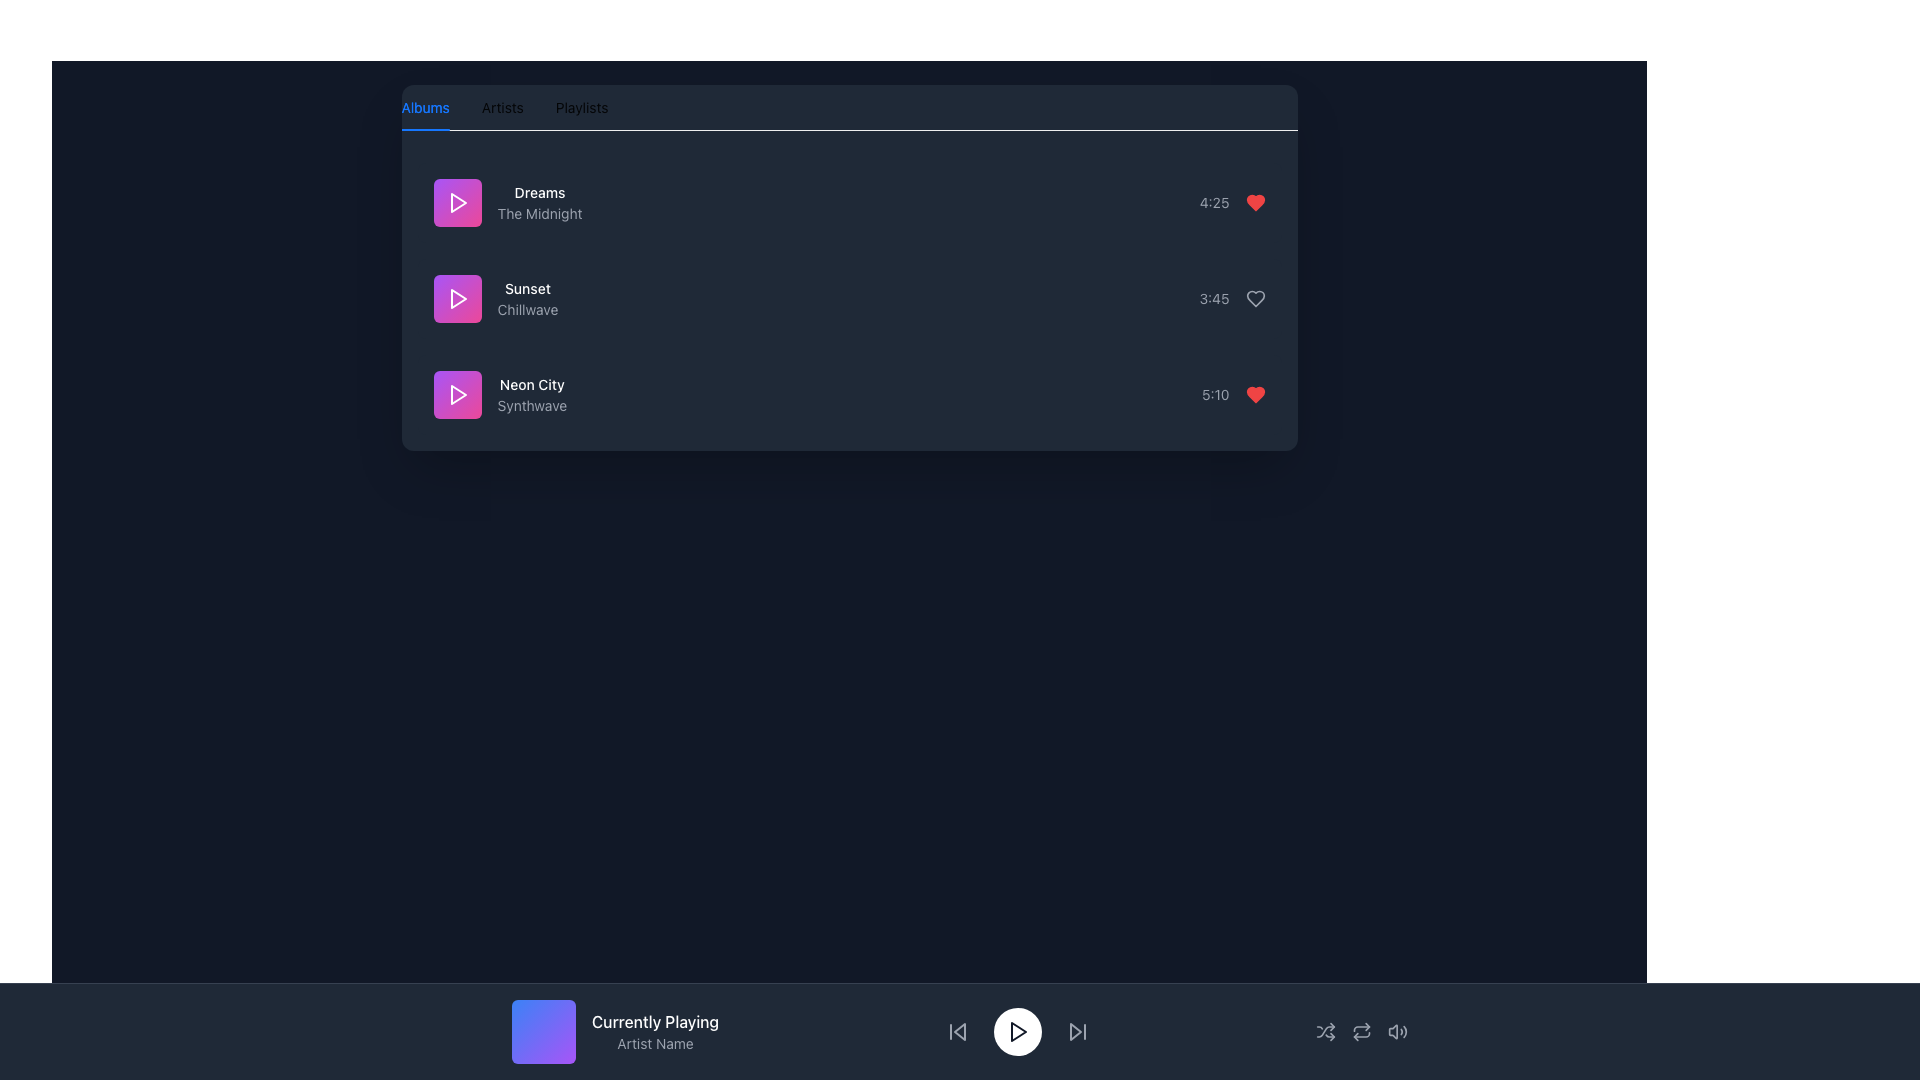  Describe the element at coordinates (655, 1043) in the screenshot. I see `the text label displaying 'Artist Name', which is located in the bottom section of the interface, beneath 'Currently Playing'` at that location.